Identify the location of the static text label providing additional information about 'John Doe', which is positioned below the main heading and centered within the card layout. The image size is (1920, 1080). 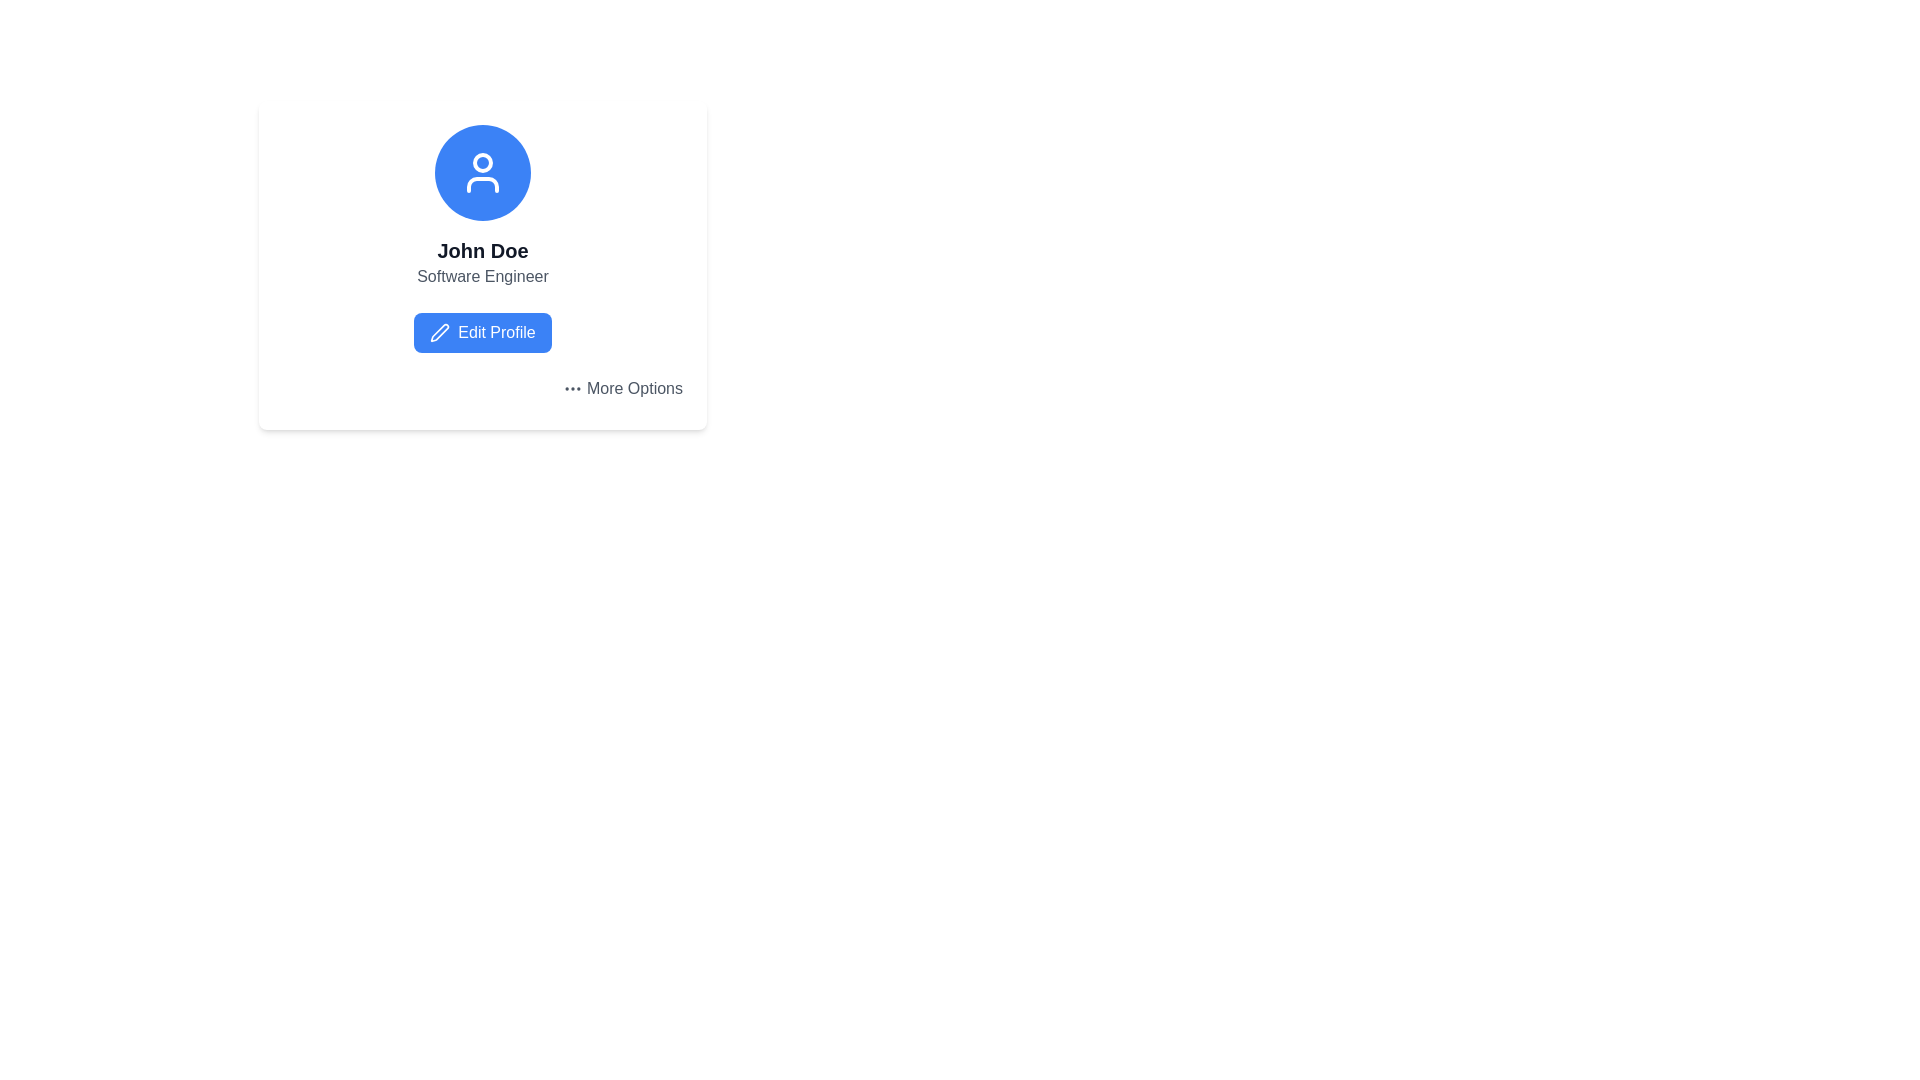
(483, 277).